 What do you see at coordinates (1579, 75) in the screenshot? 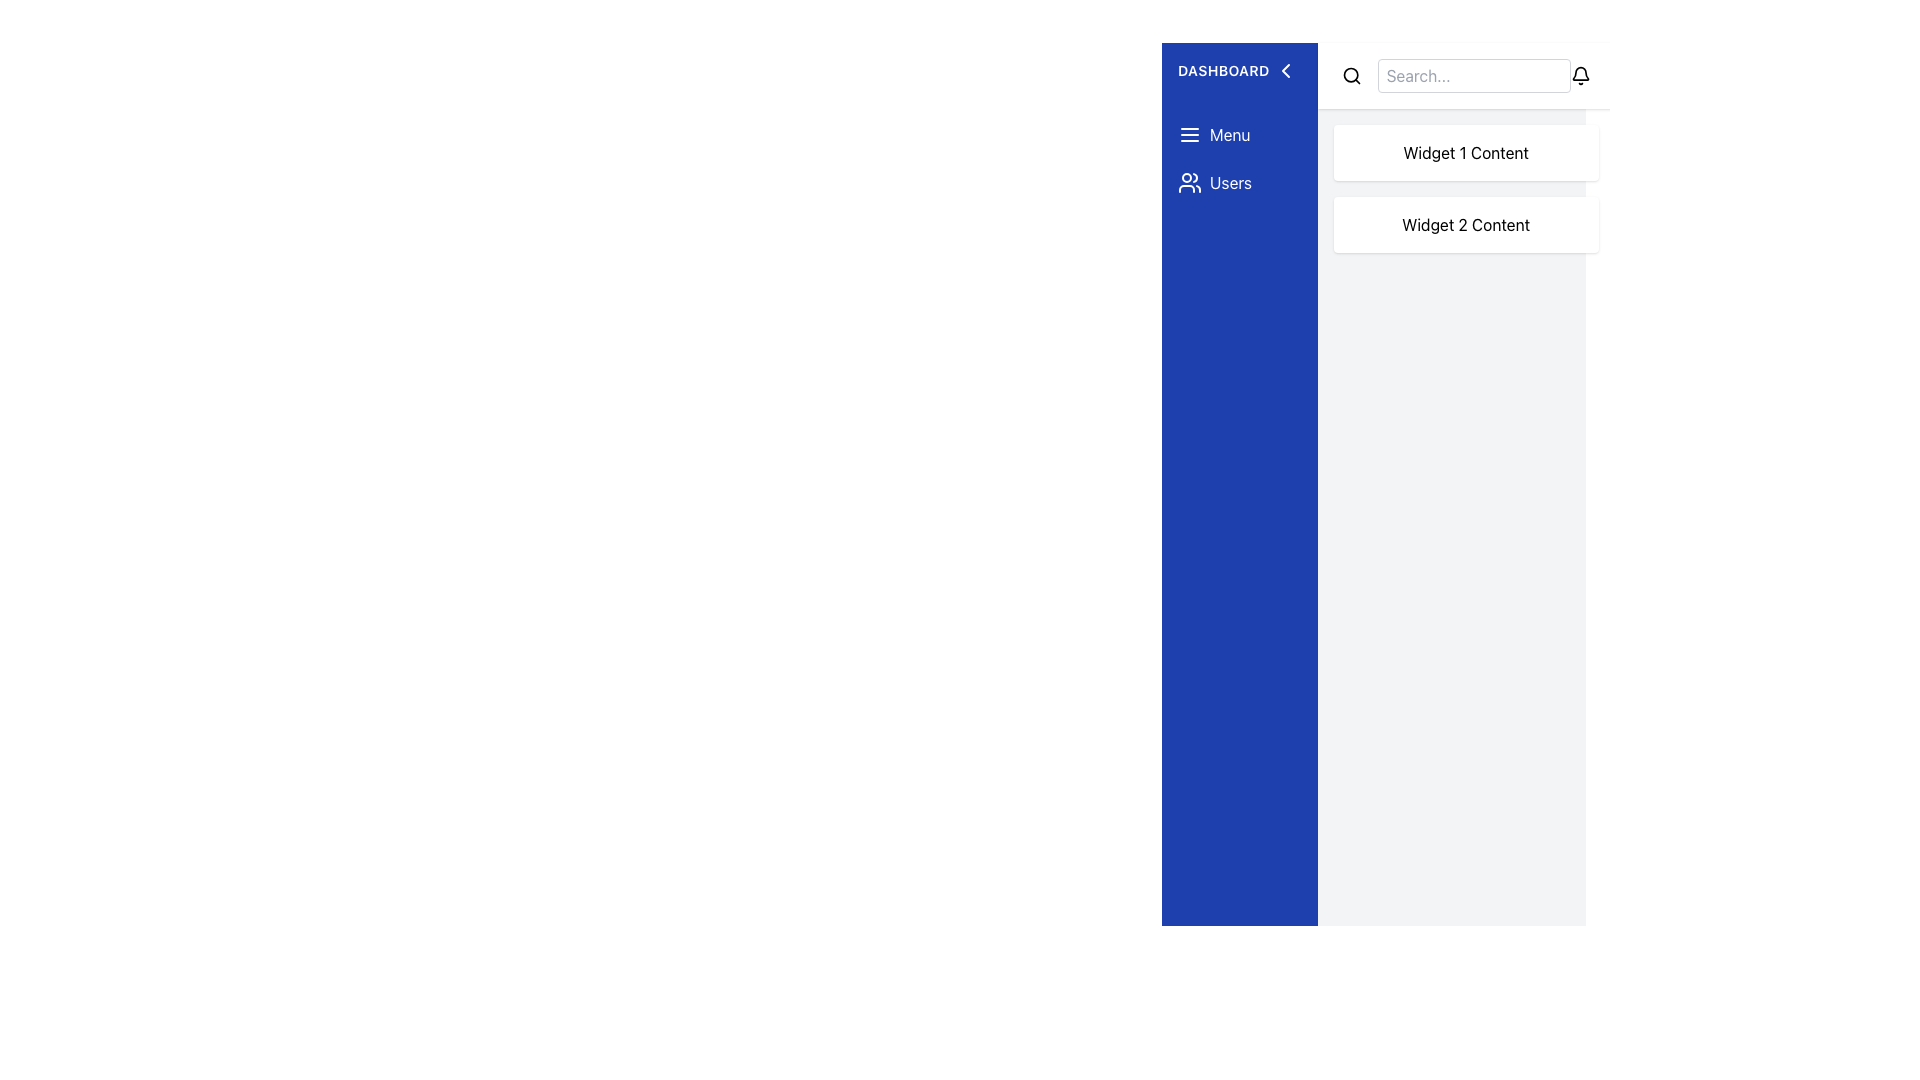
I see `the bell icon located at the top right of the interface` at bounding box center [1579, 75].